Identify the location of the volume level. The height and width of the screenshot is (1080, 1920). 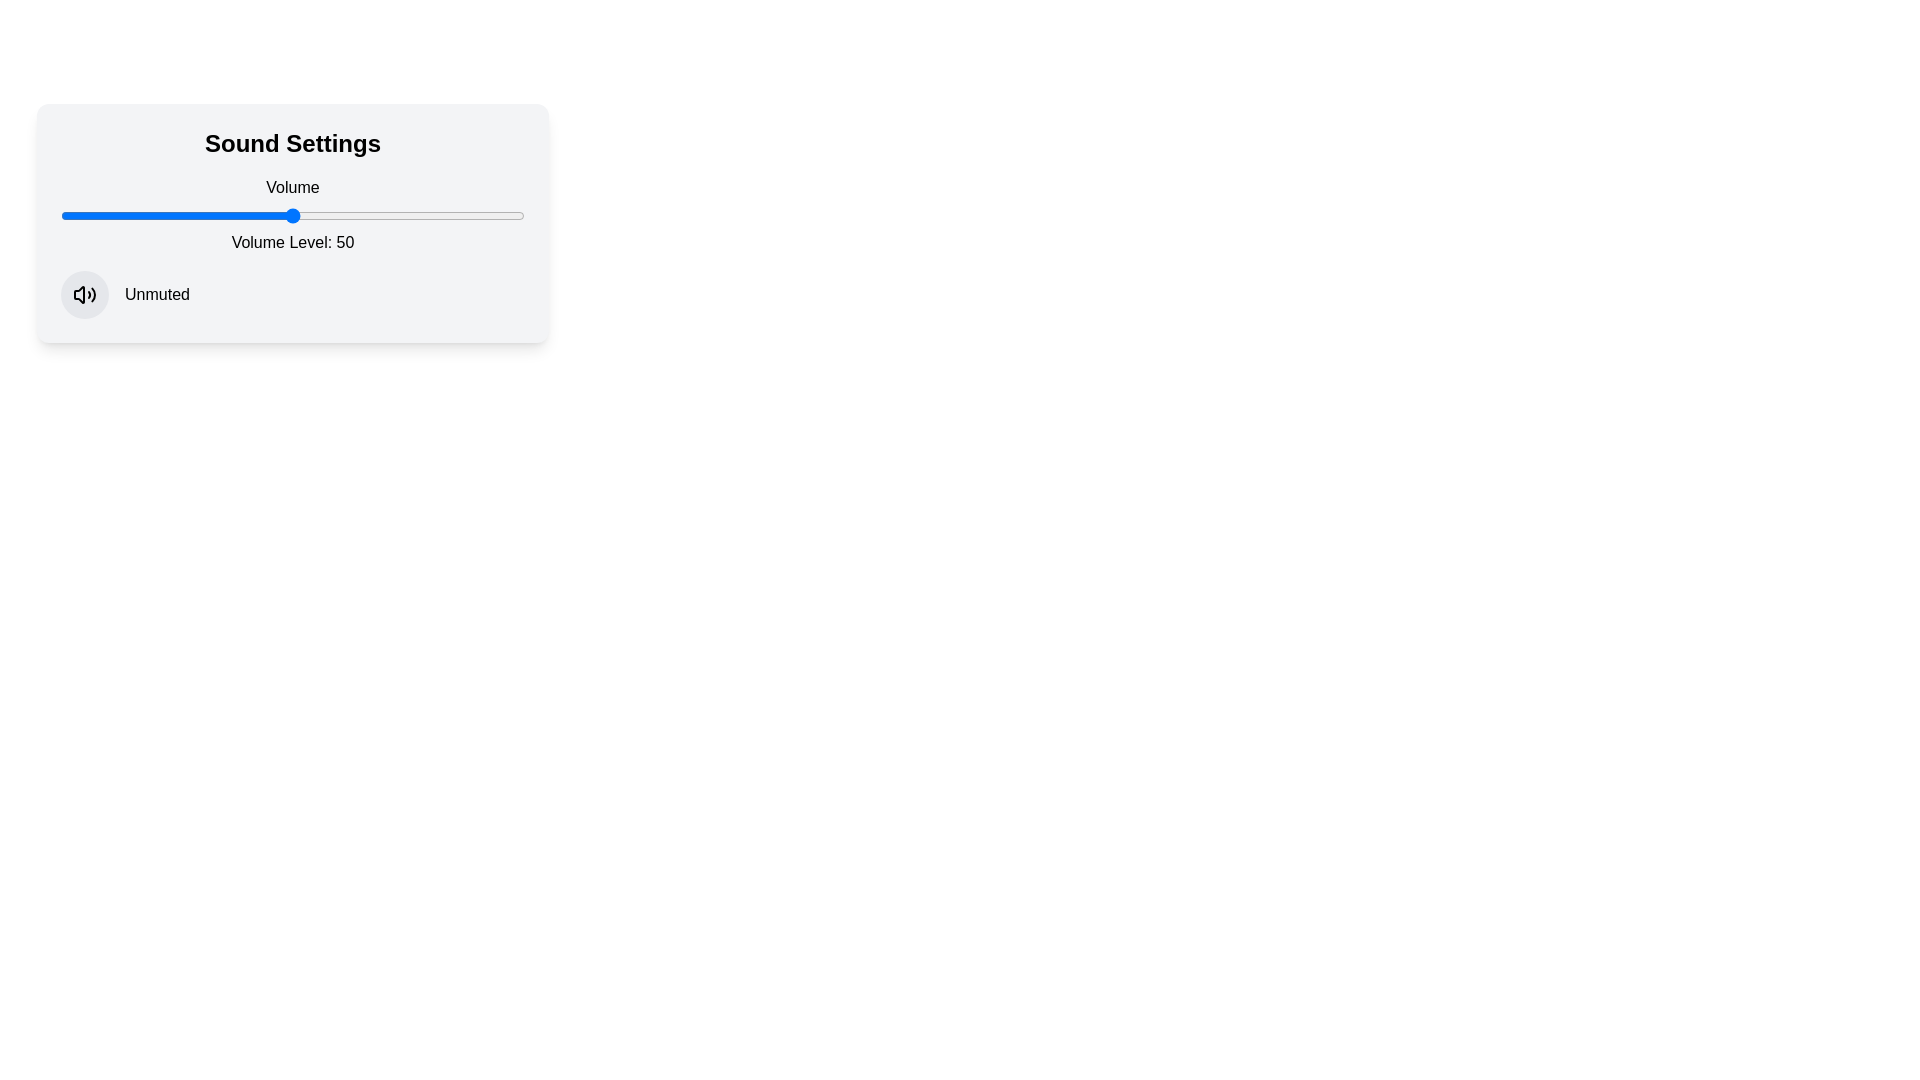
(83, 216).